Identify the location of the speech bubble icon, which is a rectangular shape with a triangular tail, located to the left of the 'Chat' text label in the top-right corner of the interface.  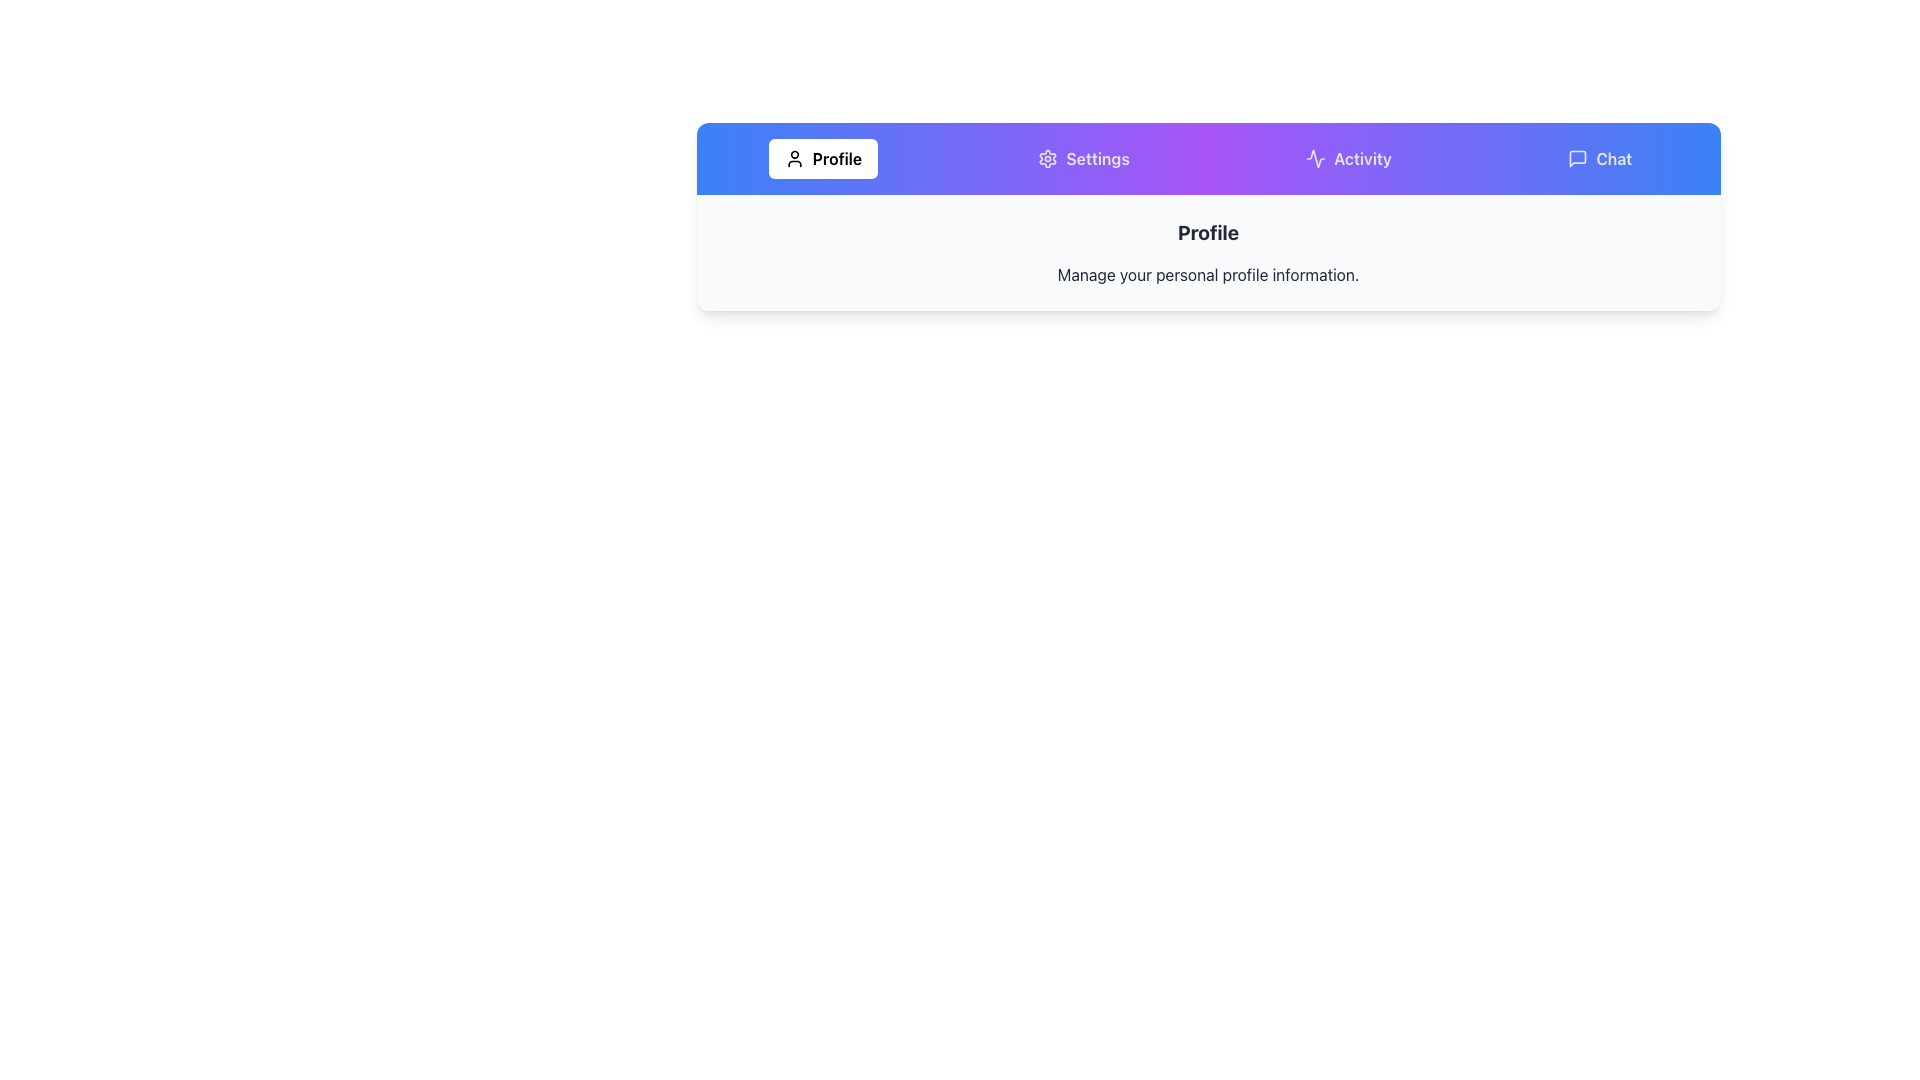
(1577, 157).